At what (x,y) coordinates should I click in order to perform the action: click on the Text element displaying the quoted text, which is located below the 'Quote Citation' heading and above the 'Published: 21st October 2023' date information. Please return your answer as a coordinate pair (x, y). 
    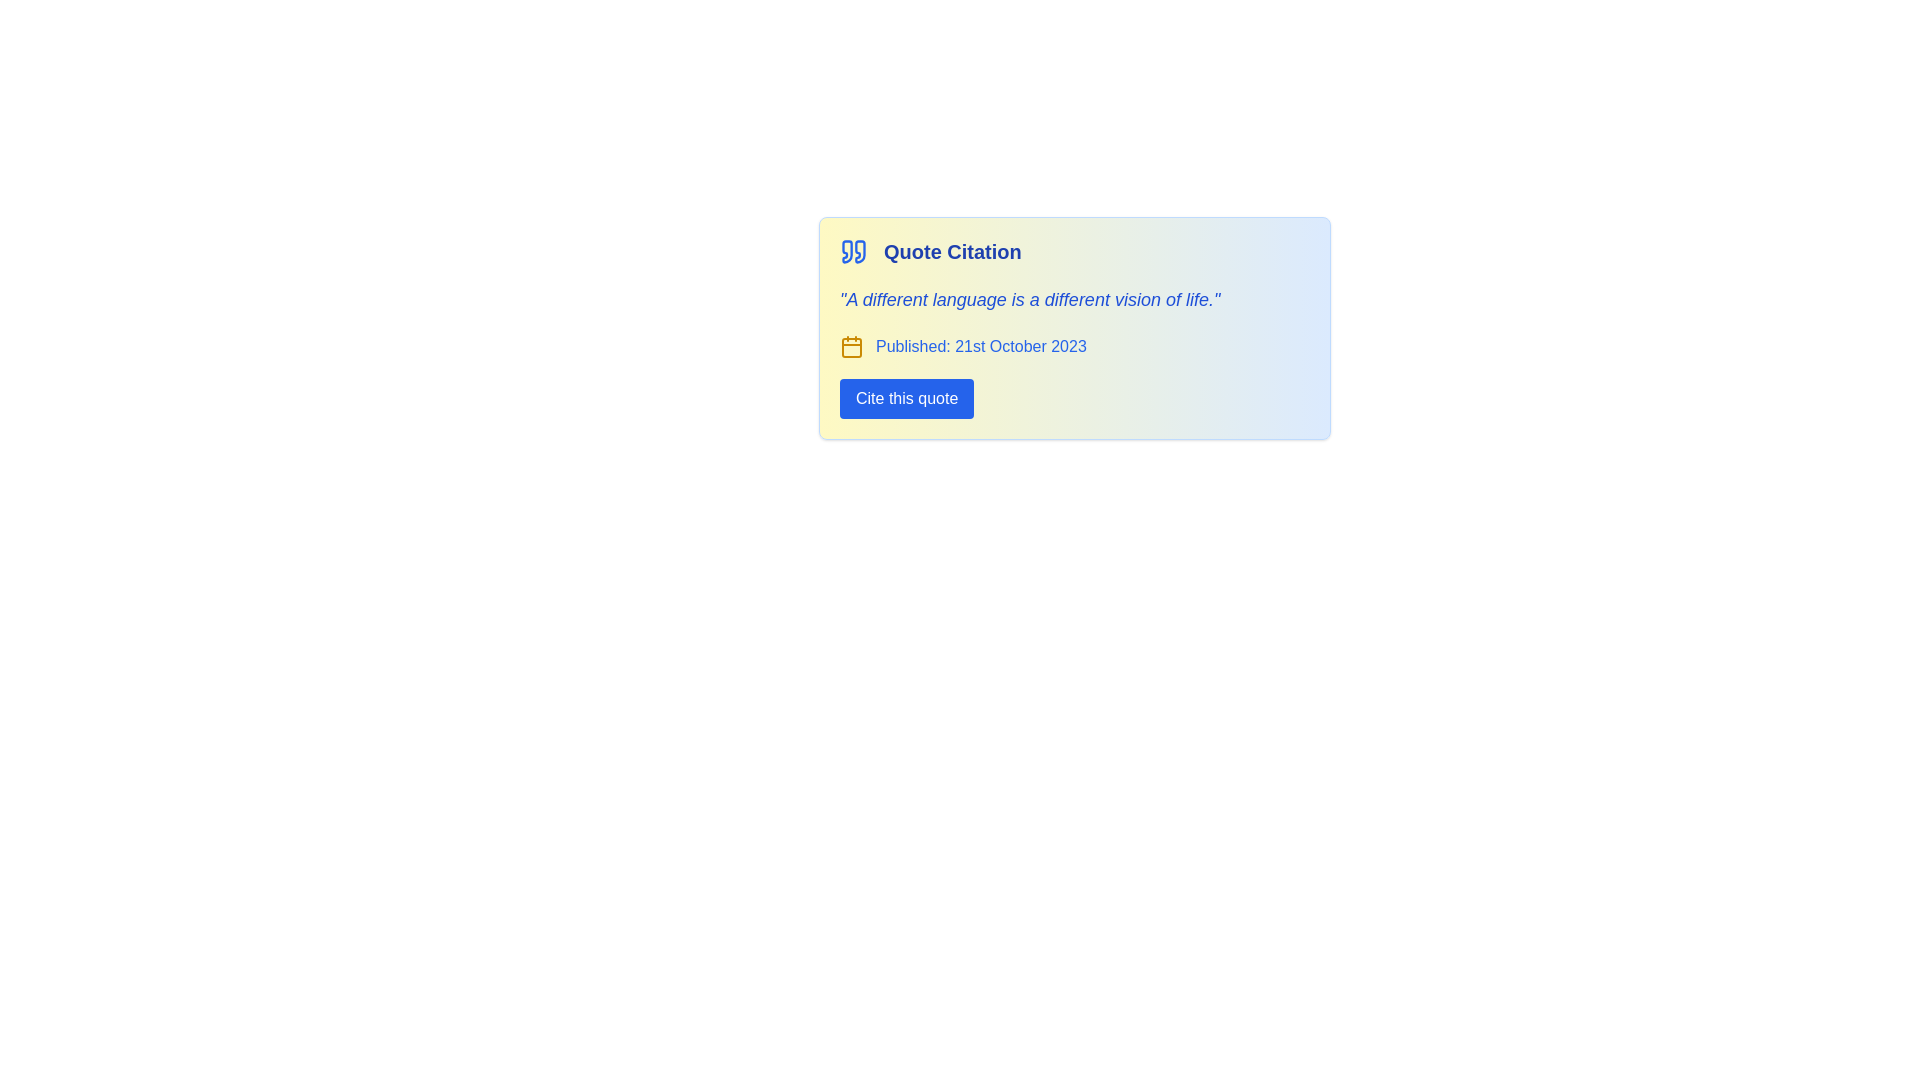
    Looking at the image, I should click on (1030, 300).